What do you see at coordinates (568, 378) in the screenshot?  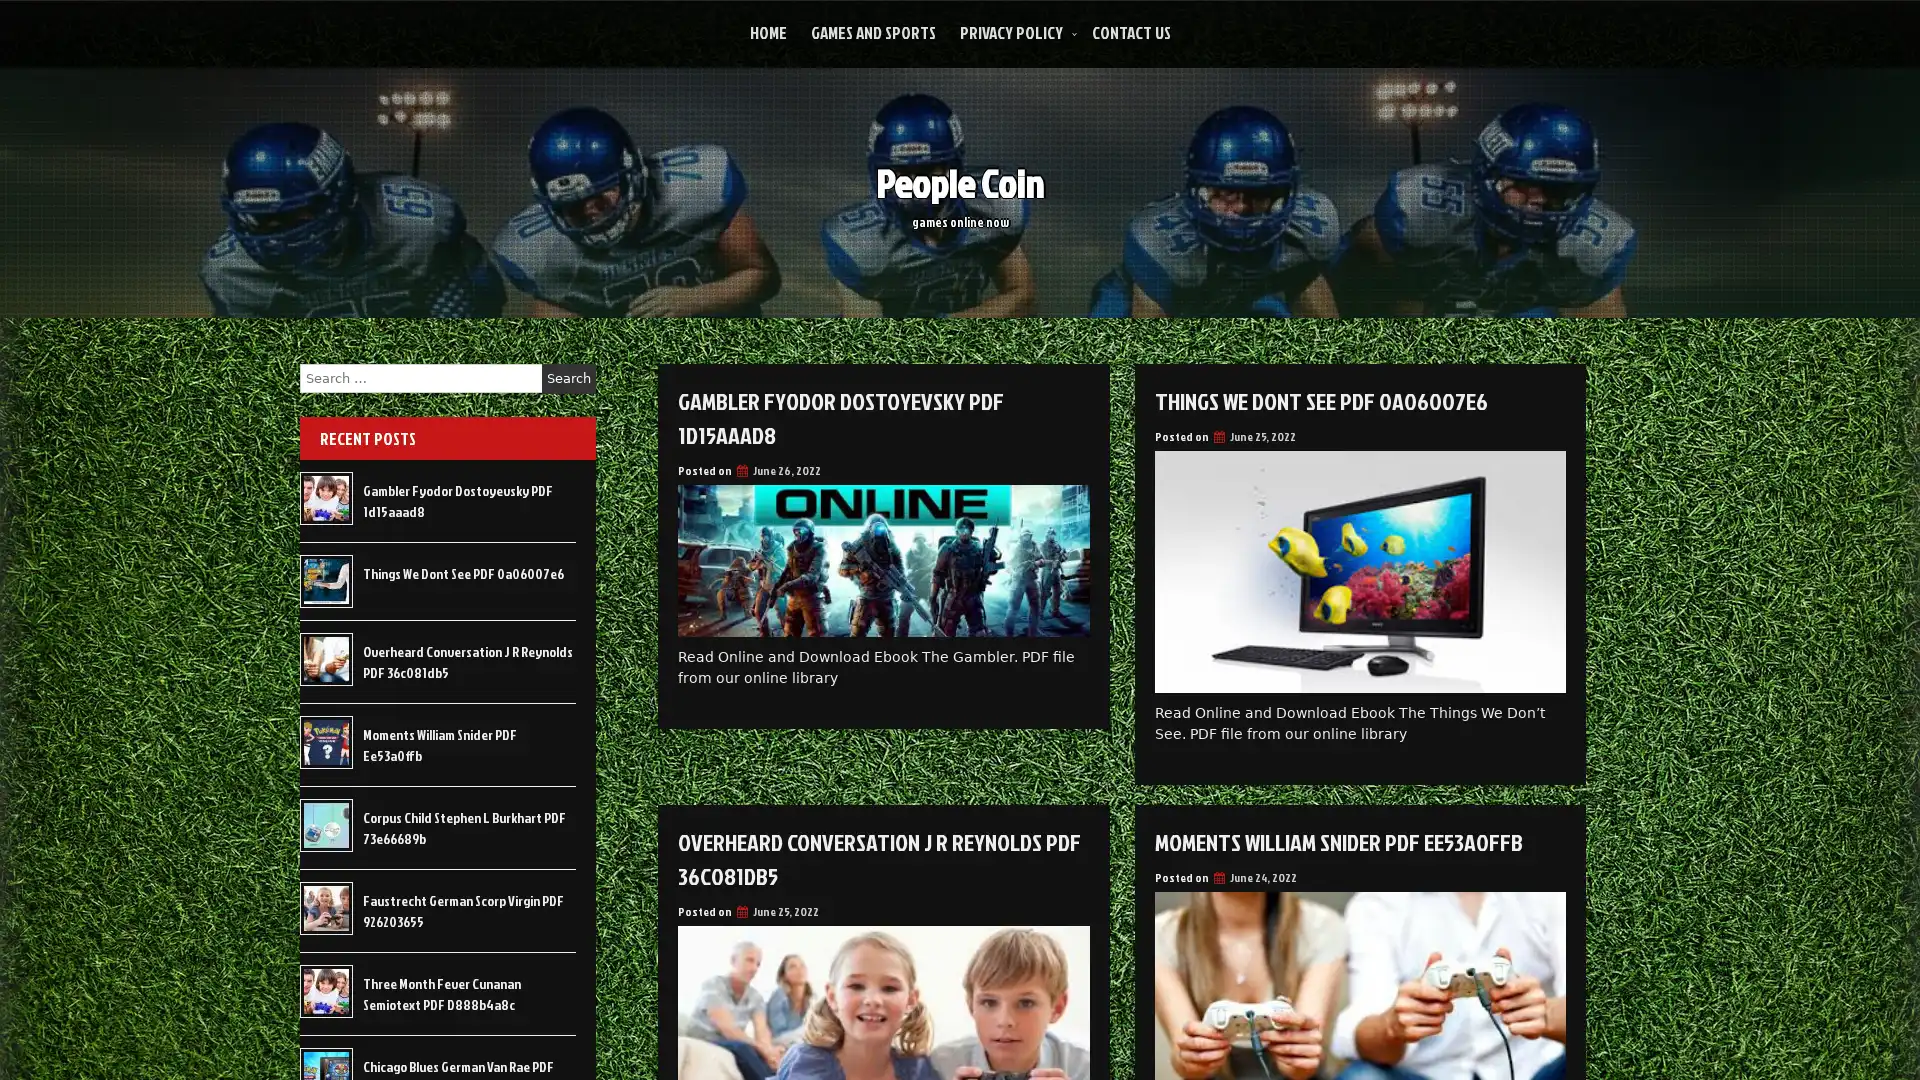 I see `Search` at bounding box center [568, 378].